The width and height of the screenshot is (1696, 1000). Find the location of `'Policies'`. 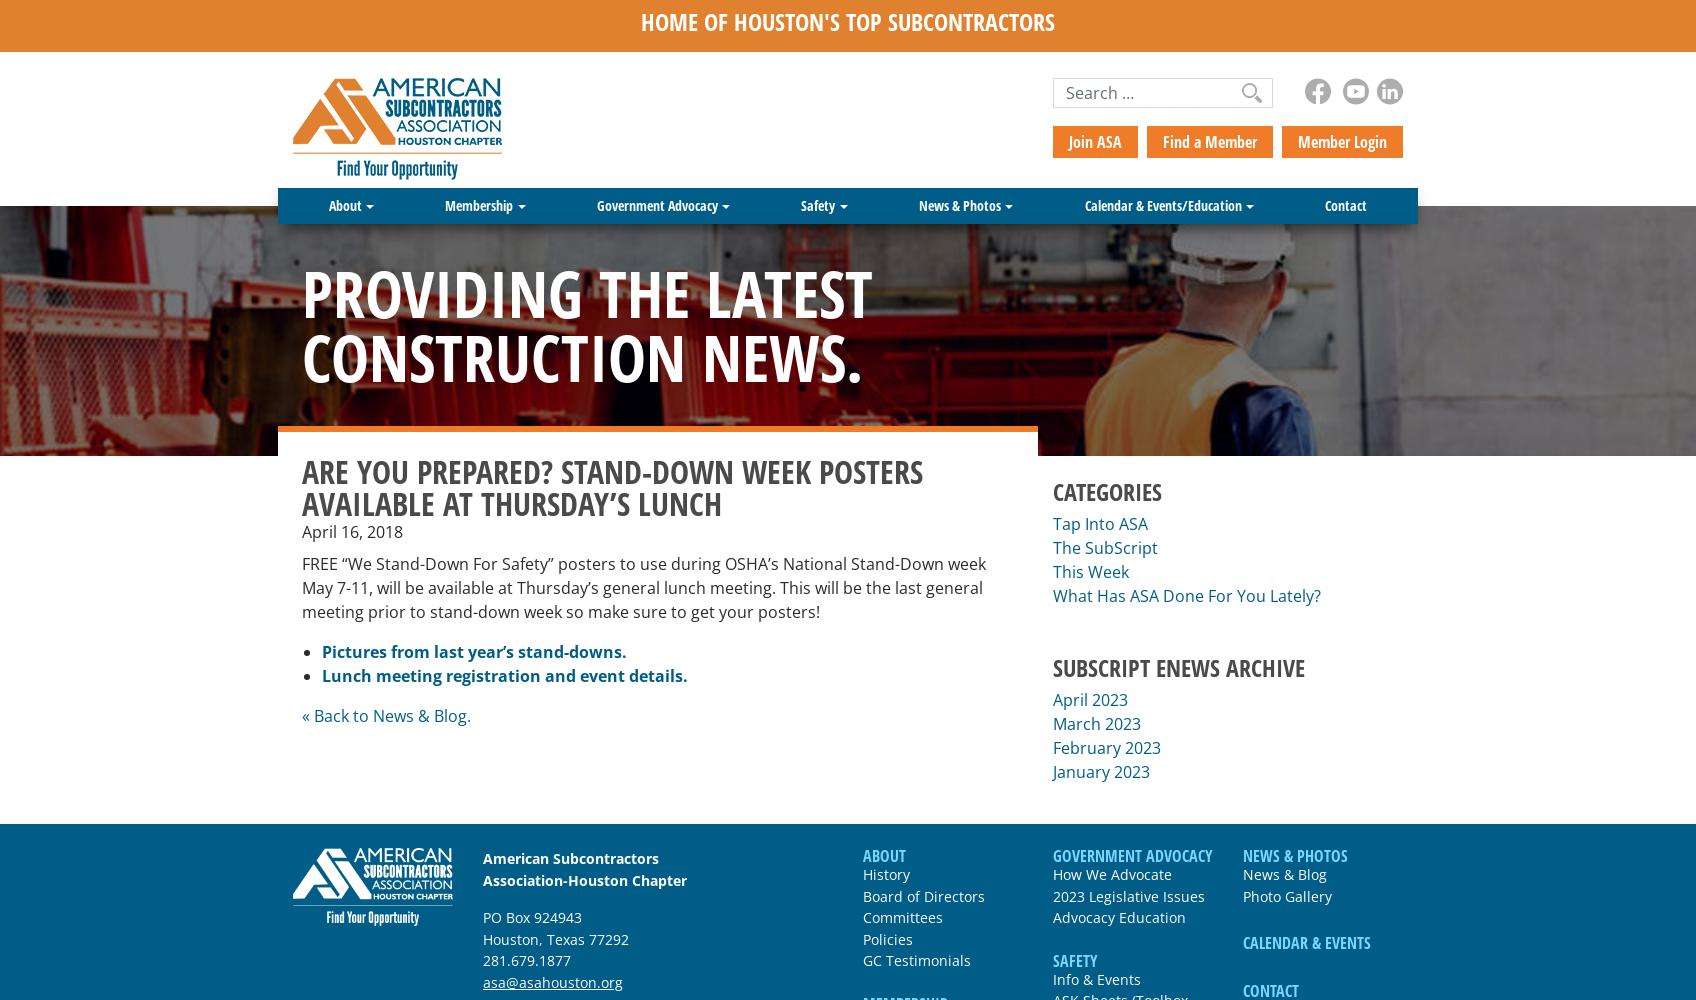

'Policies' is located at coordinates (888, 938).